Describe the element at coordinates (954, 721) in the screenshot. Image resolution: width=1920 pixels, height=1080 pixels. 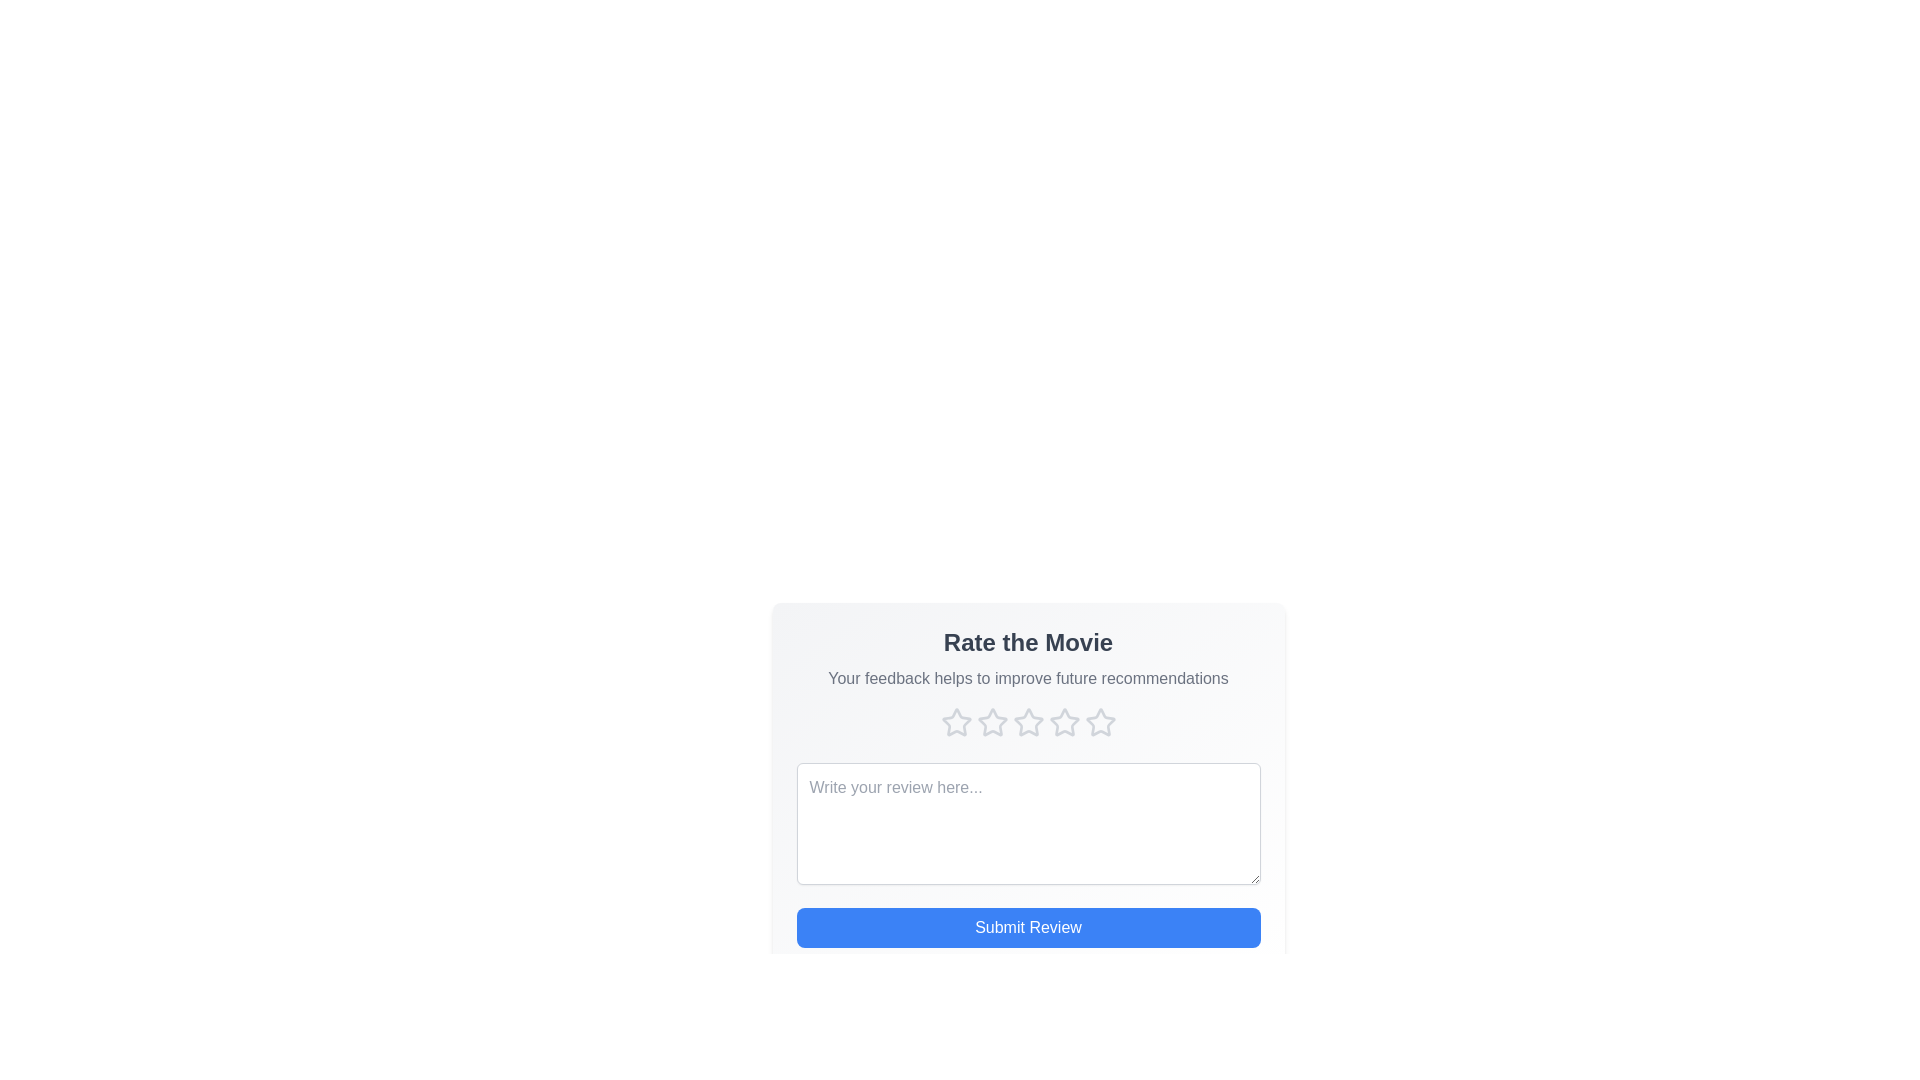
I see `the first star icon filled with a white background and outlined by a gray border` at that location.